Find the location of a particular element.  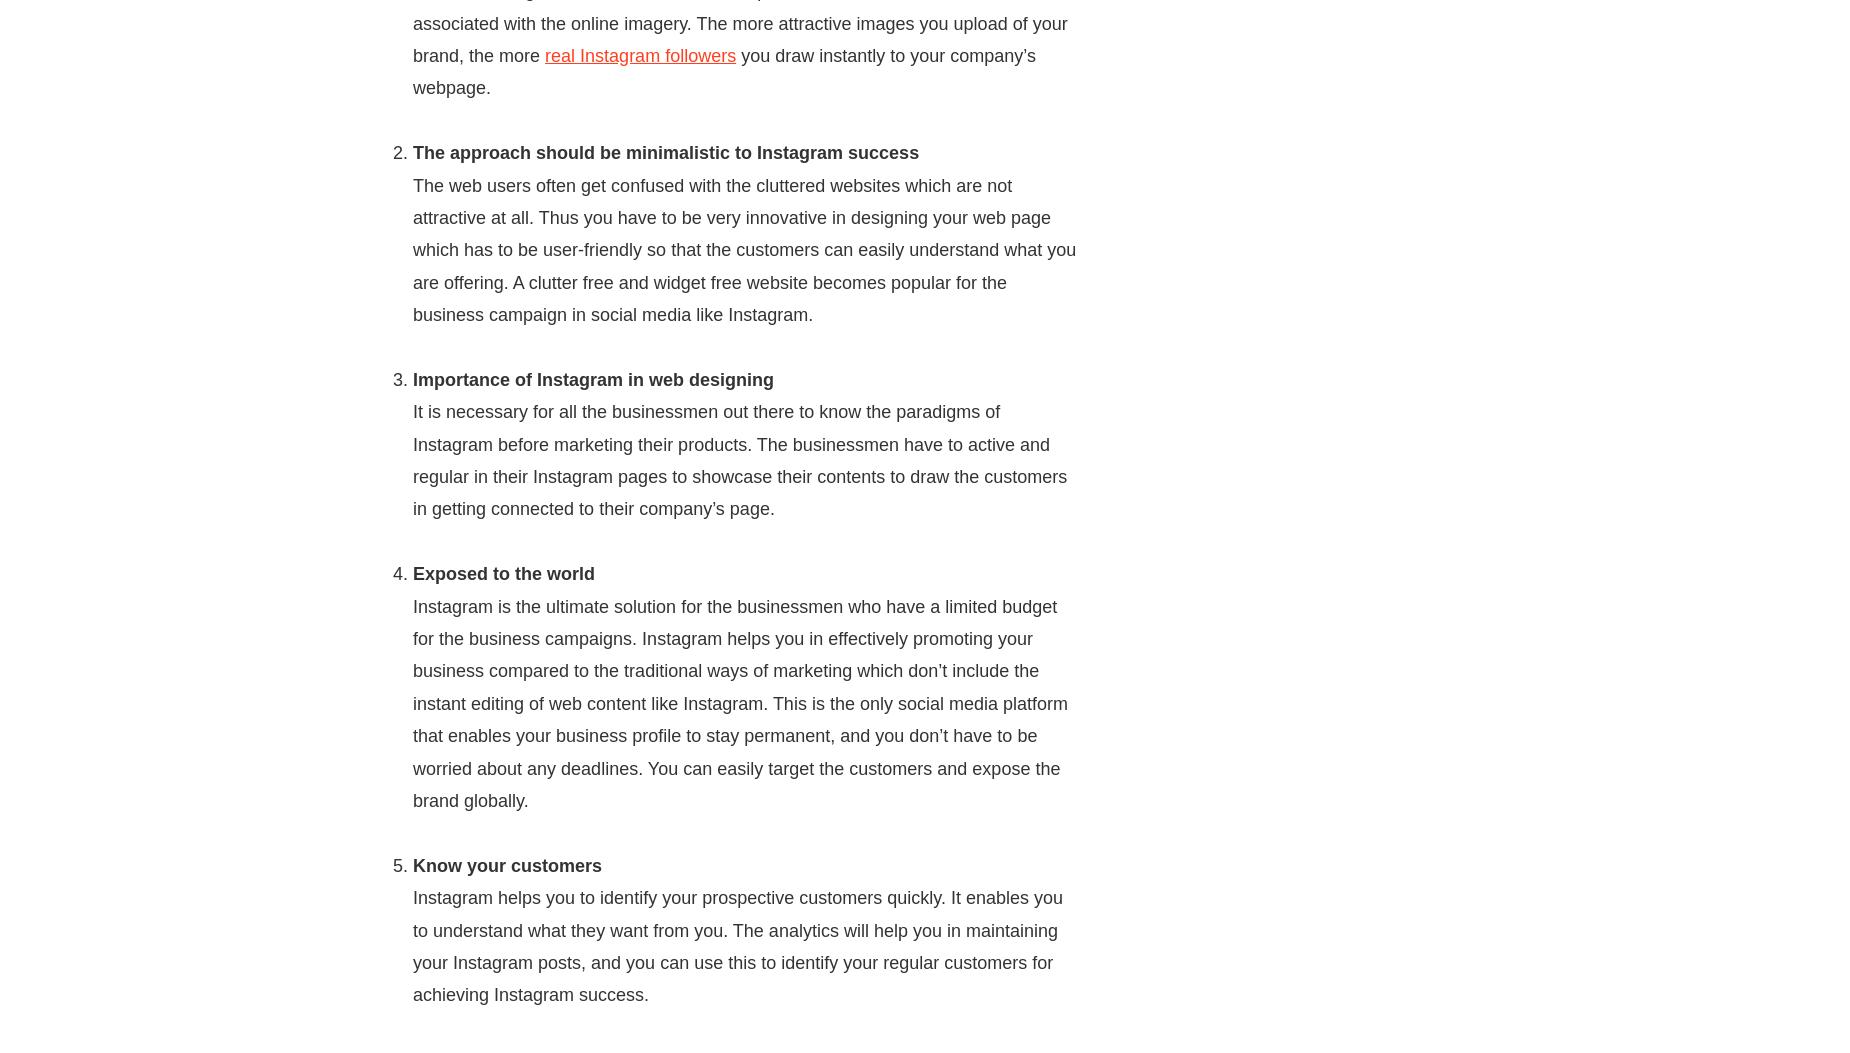

'The web users often get confused with the cluttered websites which are not attractive at all. Thus you have to be very innovative in designing your web page which has to be user-friendly so that the customers can easily understand what you are offering. A clutter free and widget free website becomes popular for the business campaign in social media like Instagram.' is located at coordinates (744, 248).